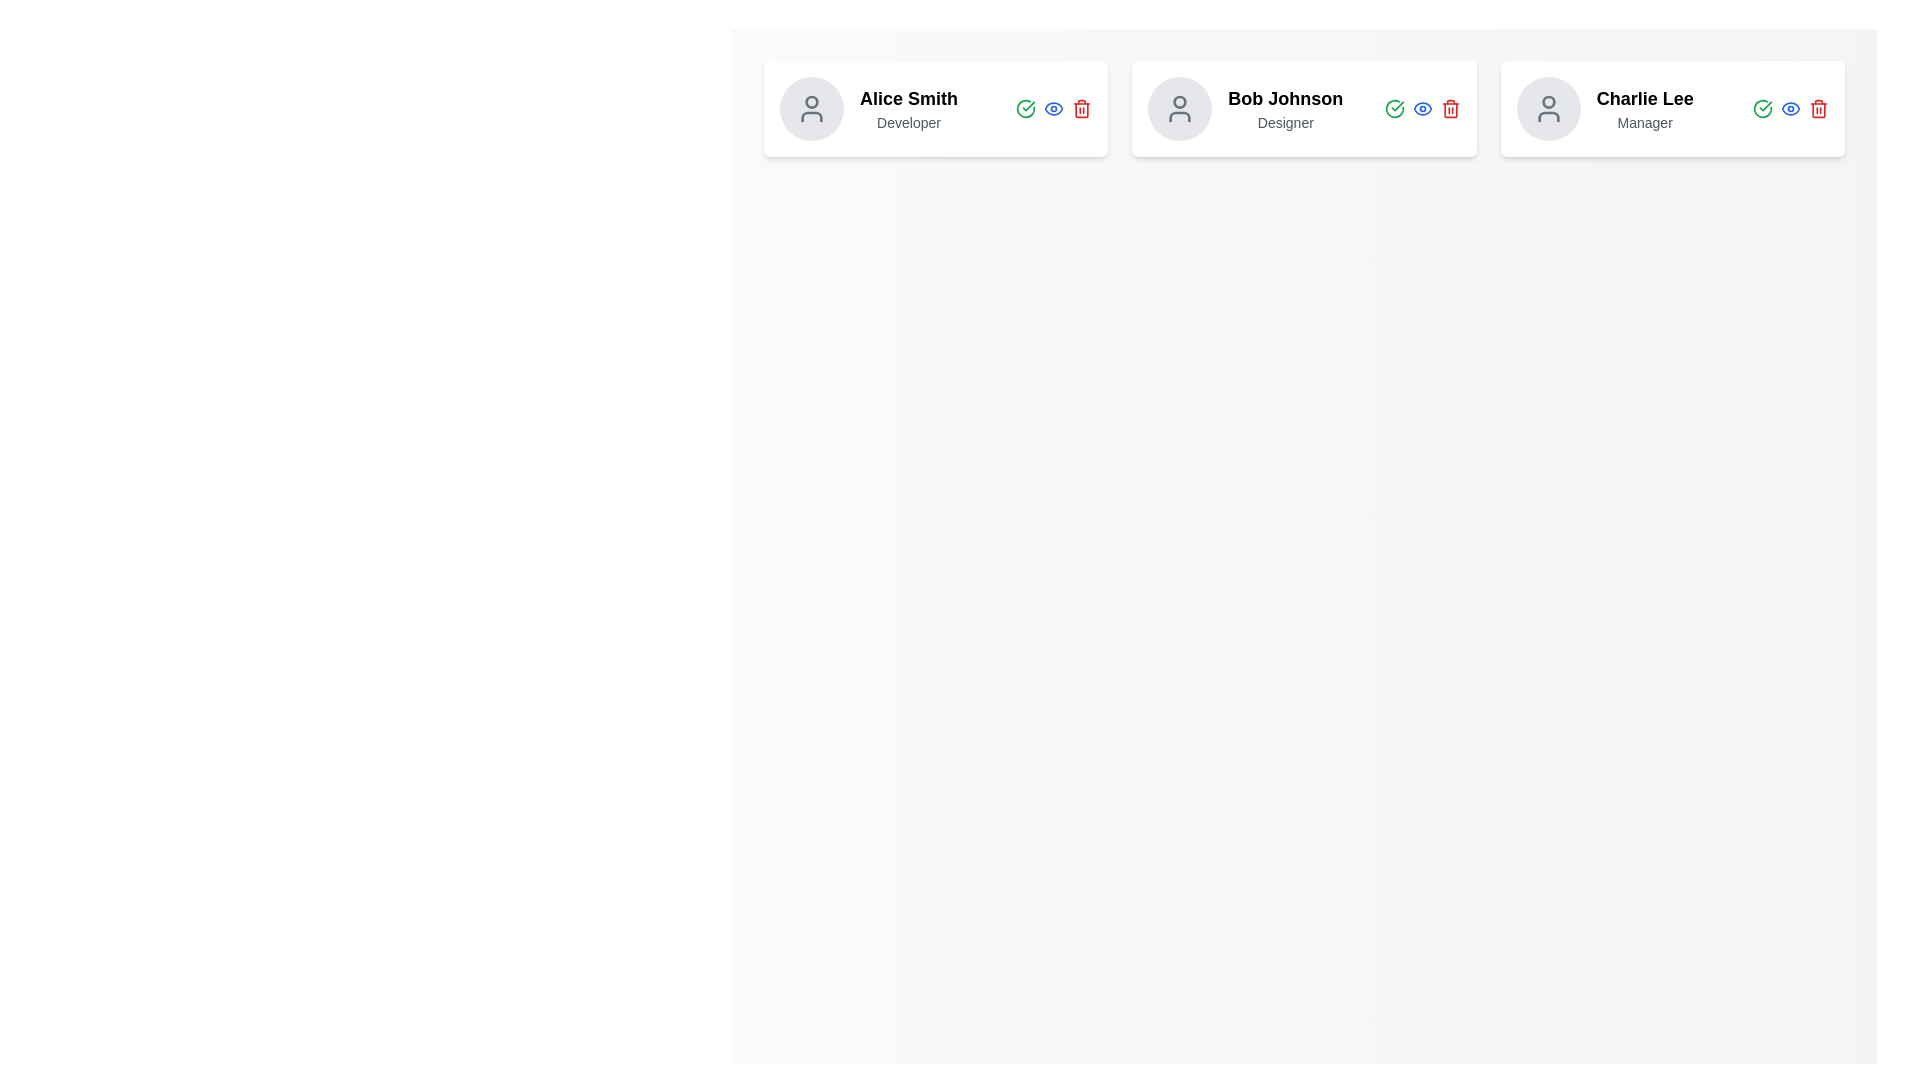  What do you see at coordinates (1180, 108) in the screenshot?
I see `the user profile icon, which is an avatar styled in muted gray, located in the card labeled 'Bob Johnson' near the top-left side` at bounding box center [1180, 108].